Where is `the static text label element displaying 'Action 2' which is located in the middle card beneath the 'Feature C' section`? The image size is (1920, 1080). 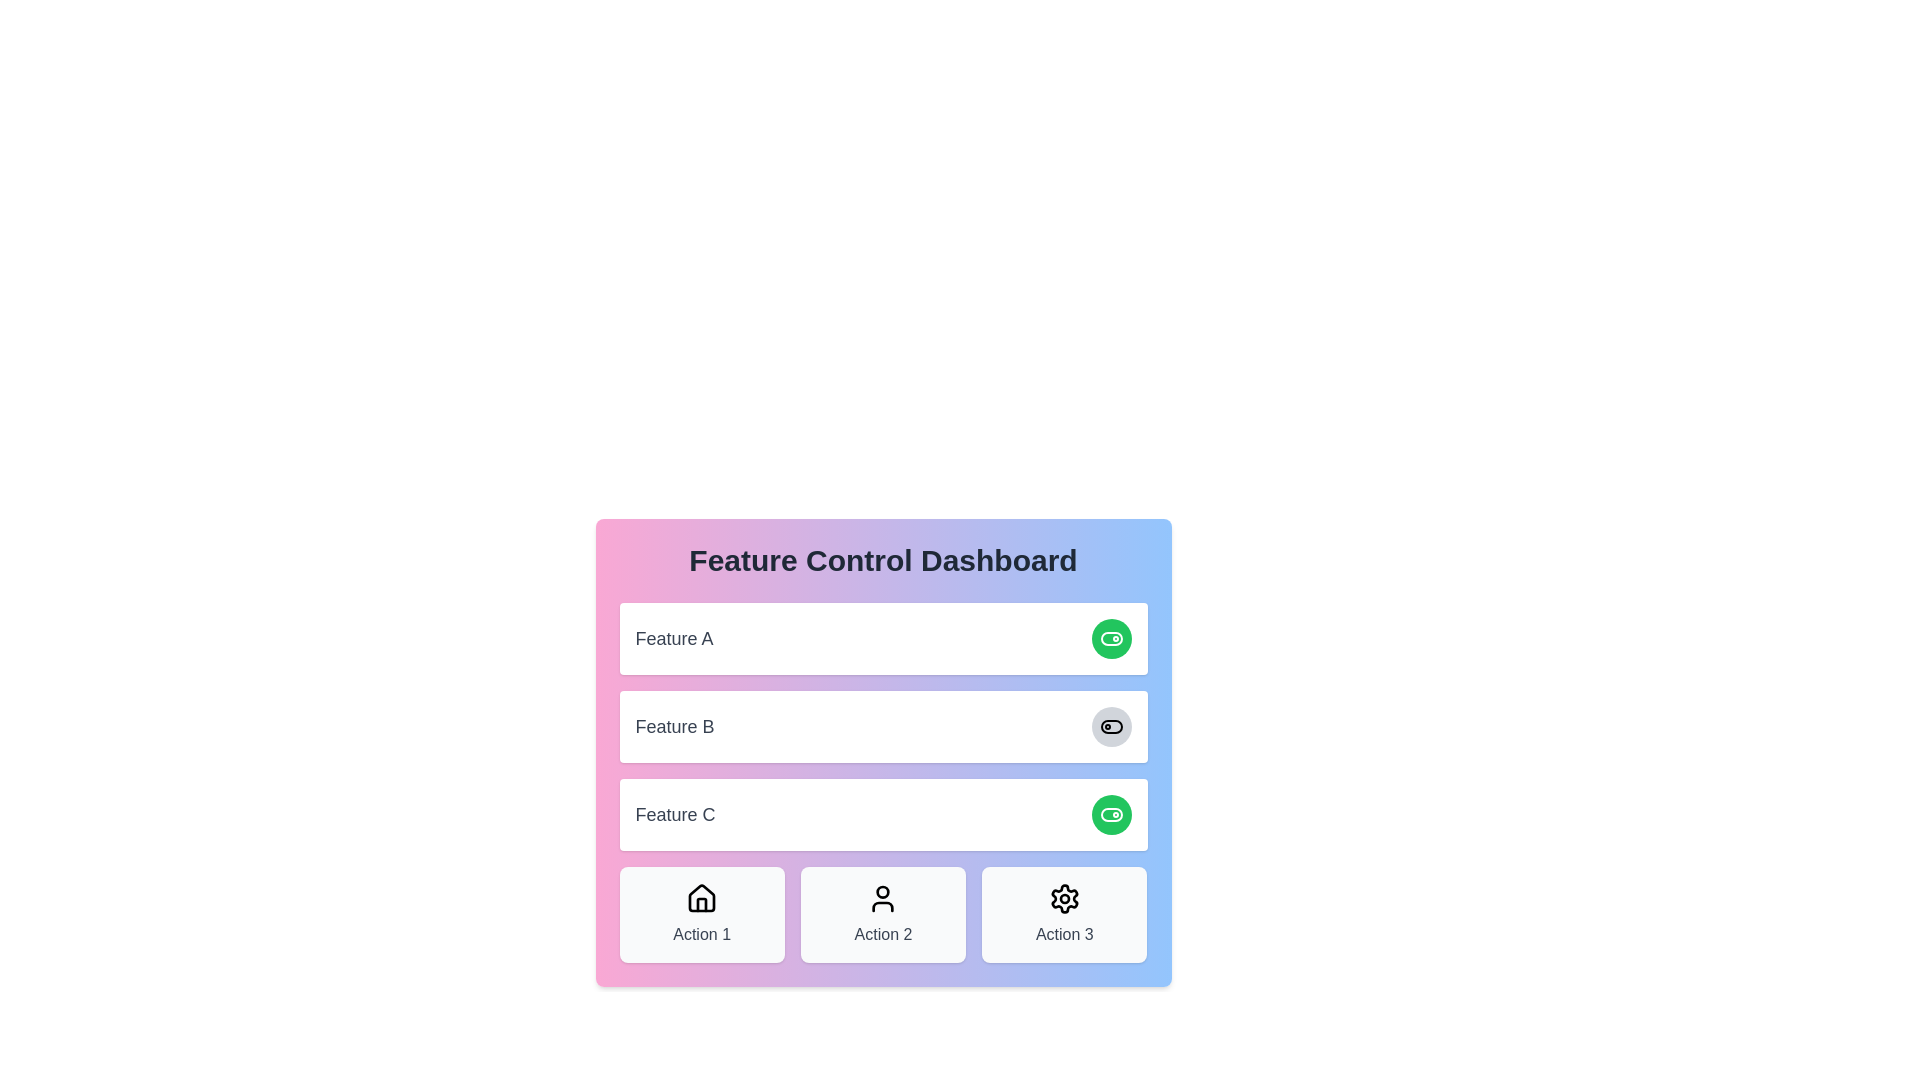 the static text label element displaying 'Action 2' which is located in the middle card beneath the 'Feature C' section is located at coordinates (882, 934).